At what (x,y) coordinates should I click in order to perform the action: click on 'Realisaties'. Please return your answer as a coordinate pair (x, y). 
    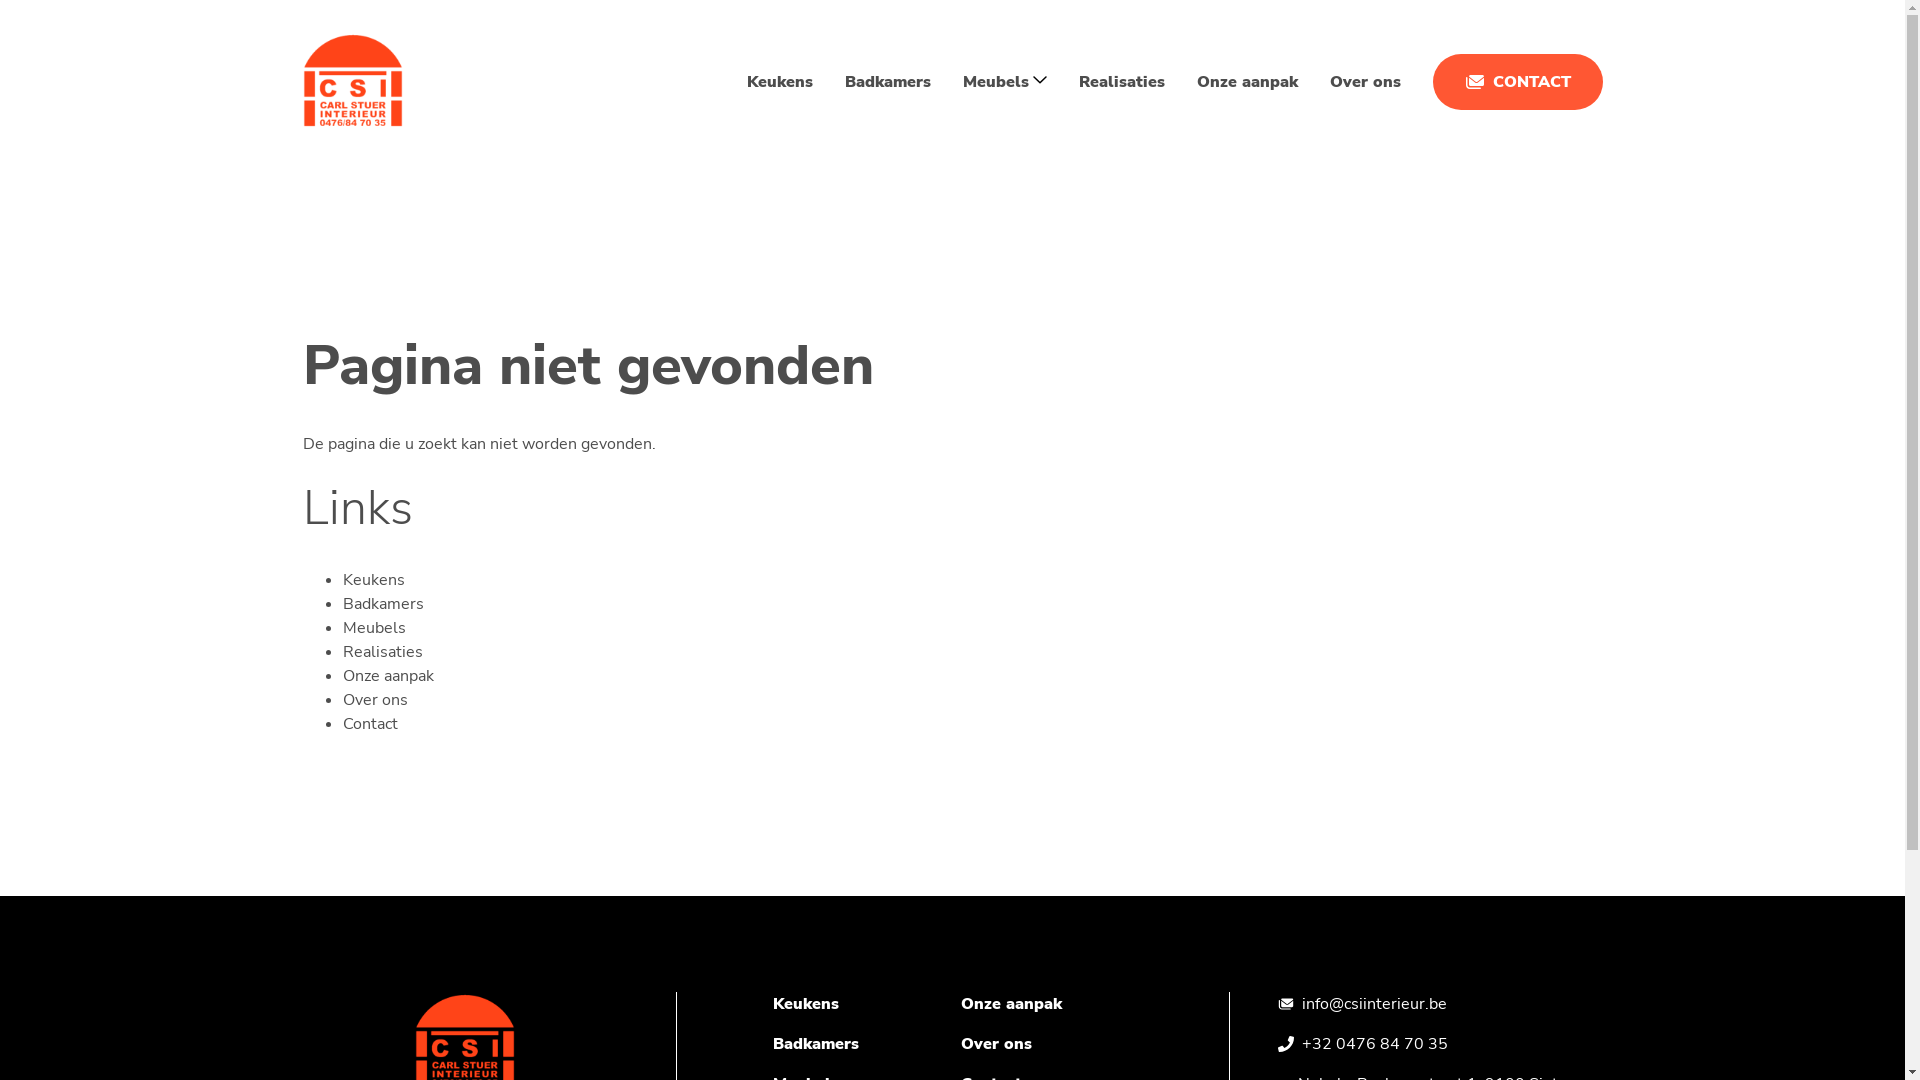
    Looking at the image, I should click on (382, 651).